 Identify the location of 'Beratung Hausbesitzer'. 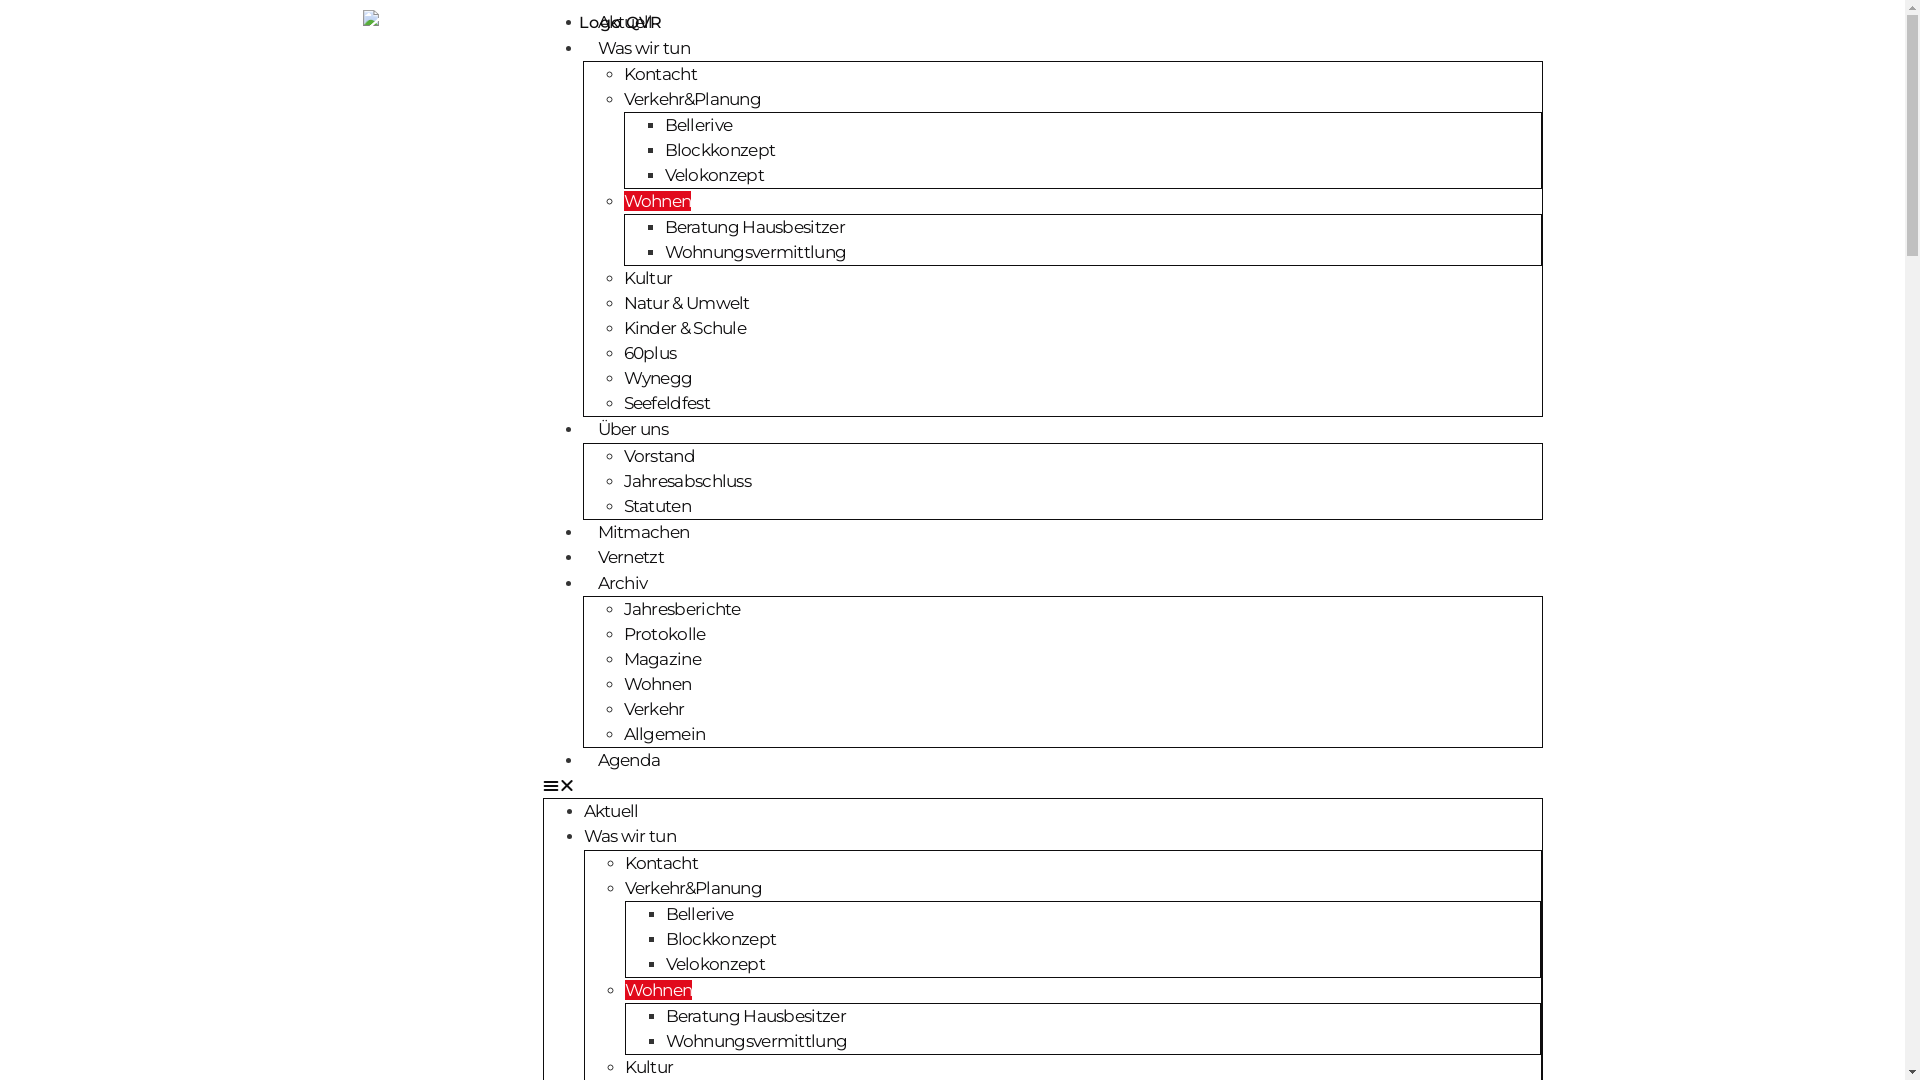
(666, 1015).